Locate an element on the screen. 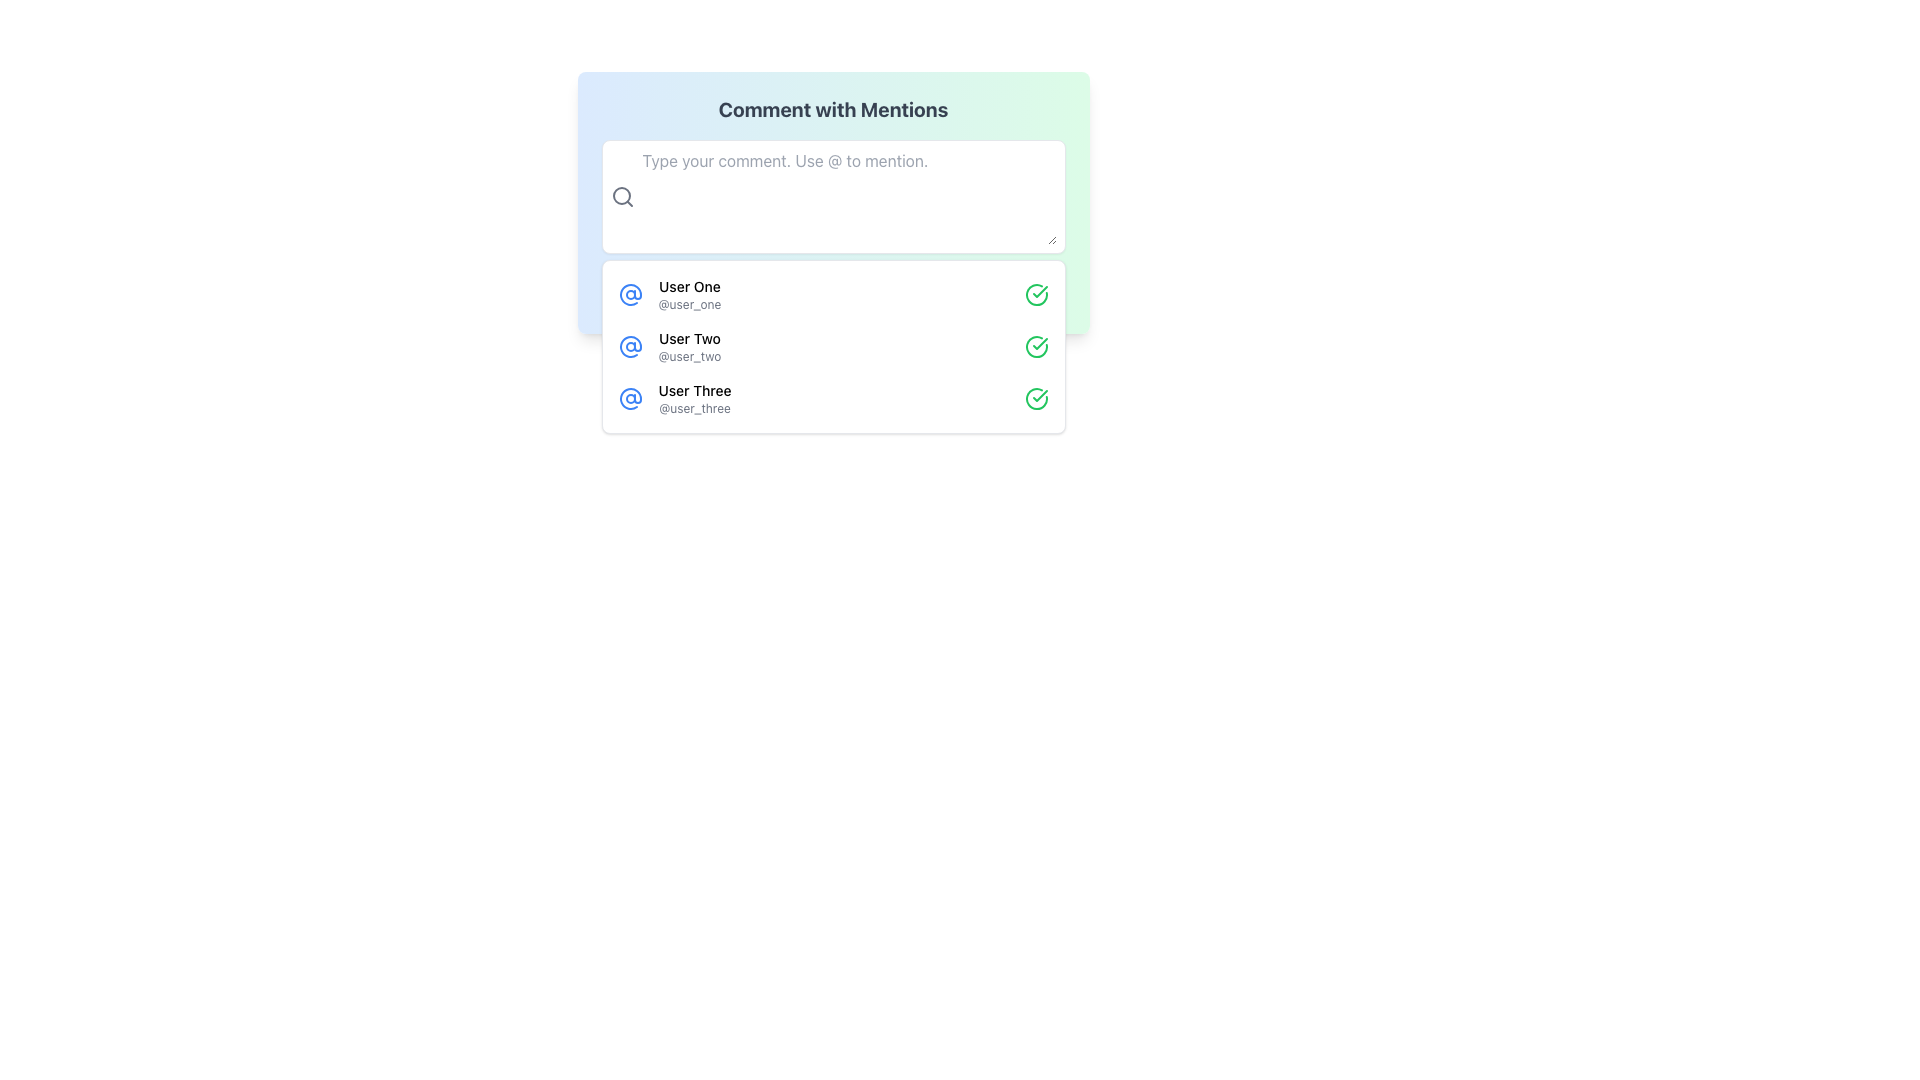 The height and width of the screenshot is (1080, 1920). the visual indication of the Checkmark icon located at the far-right end of the third user entry adjacent to 'User Three' is located at coordinates (1040, 292).